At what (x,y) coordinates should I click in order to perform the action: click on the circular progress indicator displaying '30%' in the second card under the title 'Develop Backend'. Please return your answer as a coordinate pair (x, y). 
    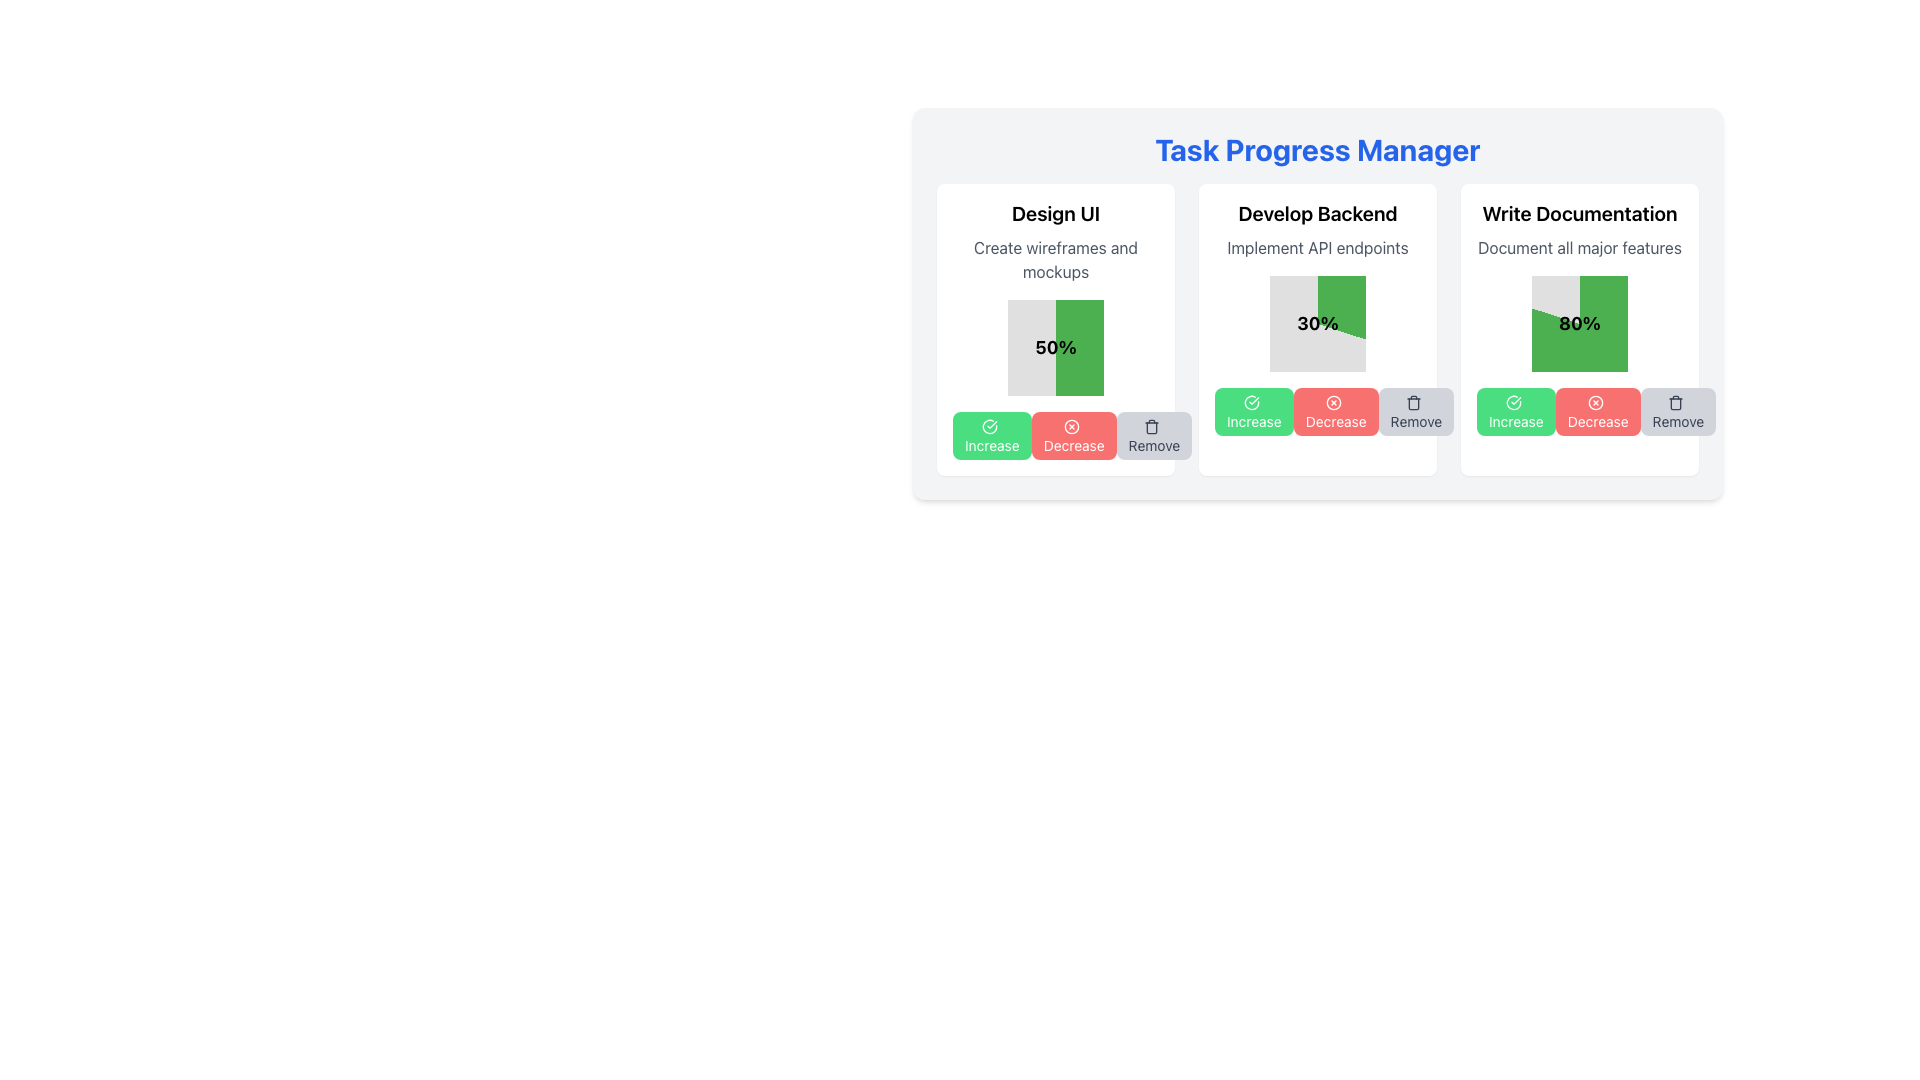
    Looking at the image, I should click on (1318, 323).